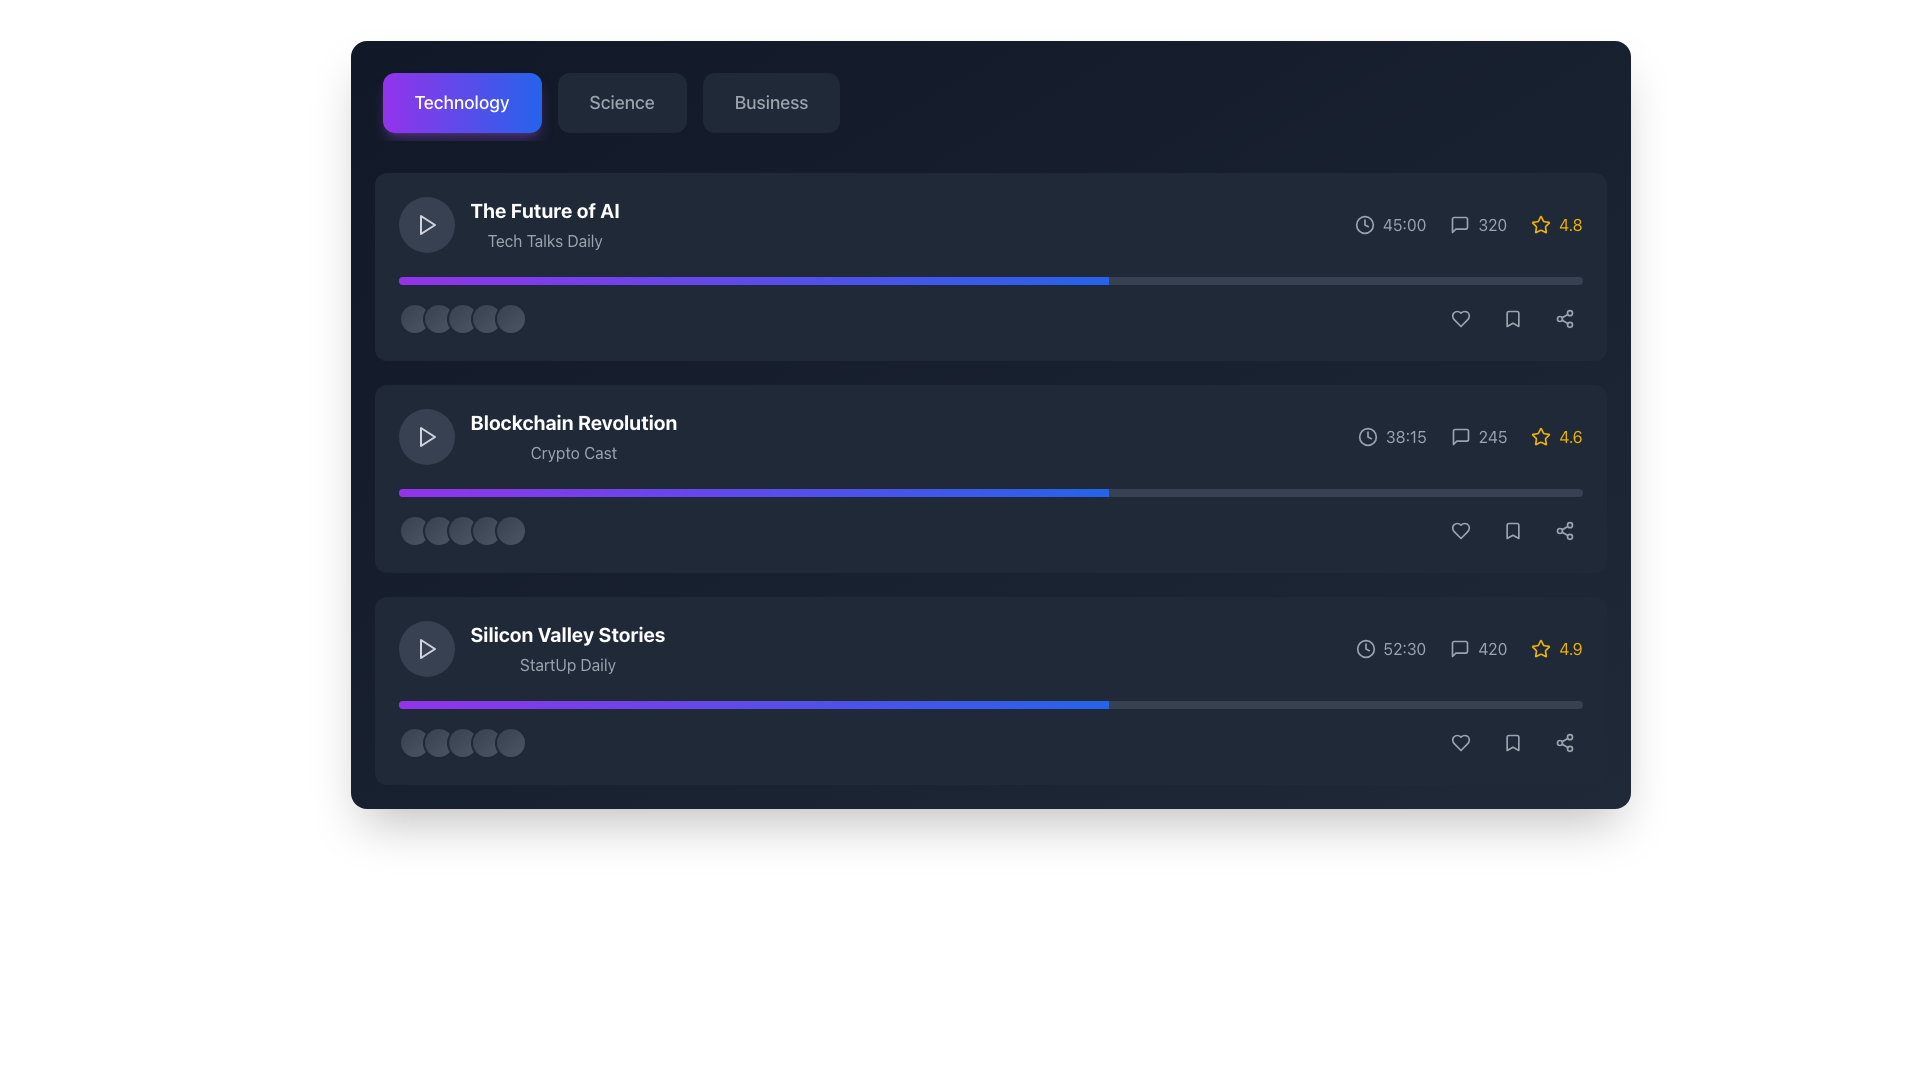 Image resolution: width=1920 pixels, height=1080 pixels. What do you see at coordinates (990, 518) in the screenshot?
I see `the progress indication of the second progress bar under the section titled 'Blockchain Revolution', which visually represents the completion status of an associated activity` at bounding box center [990, 518].